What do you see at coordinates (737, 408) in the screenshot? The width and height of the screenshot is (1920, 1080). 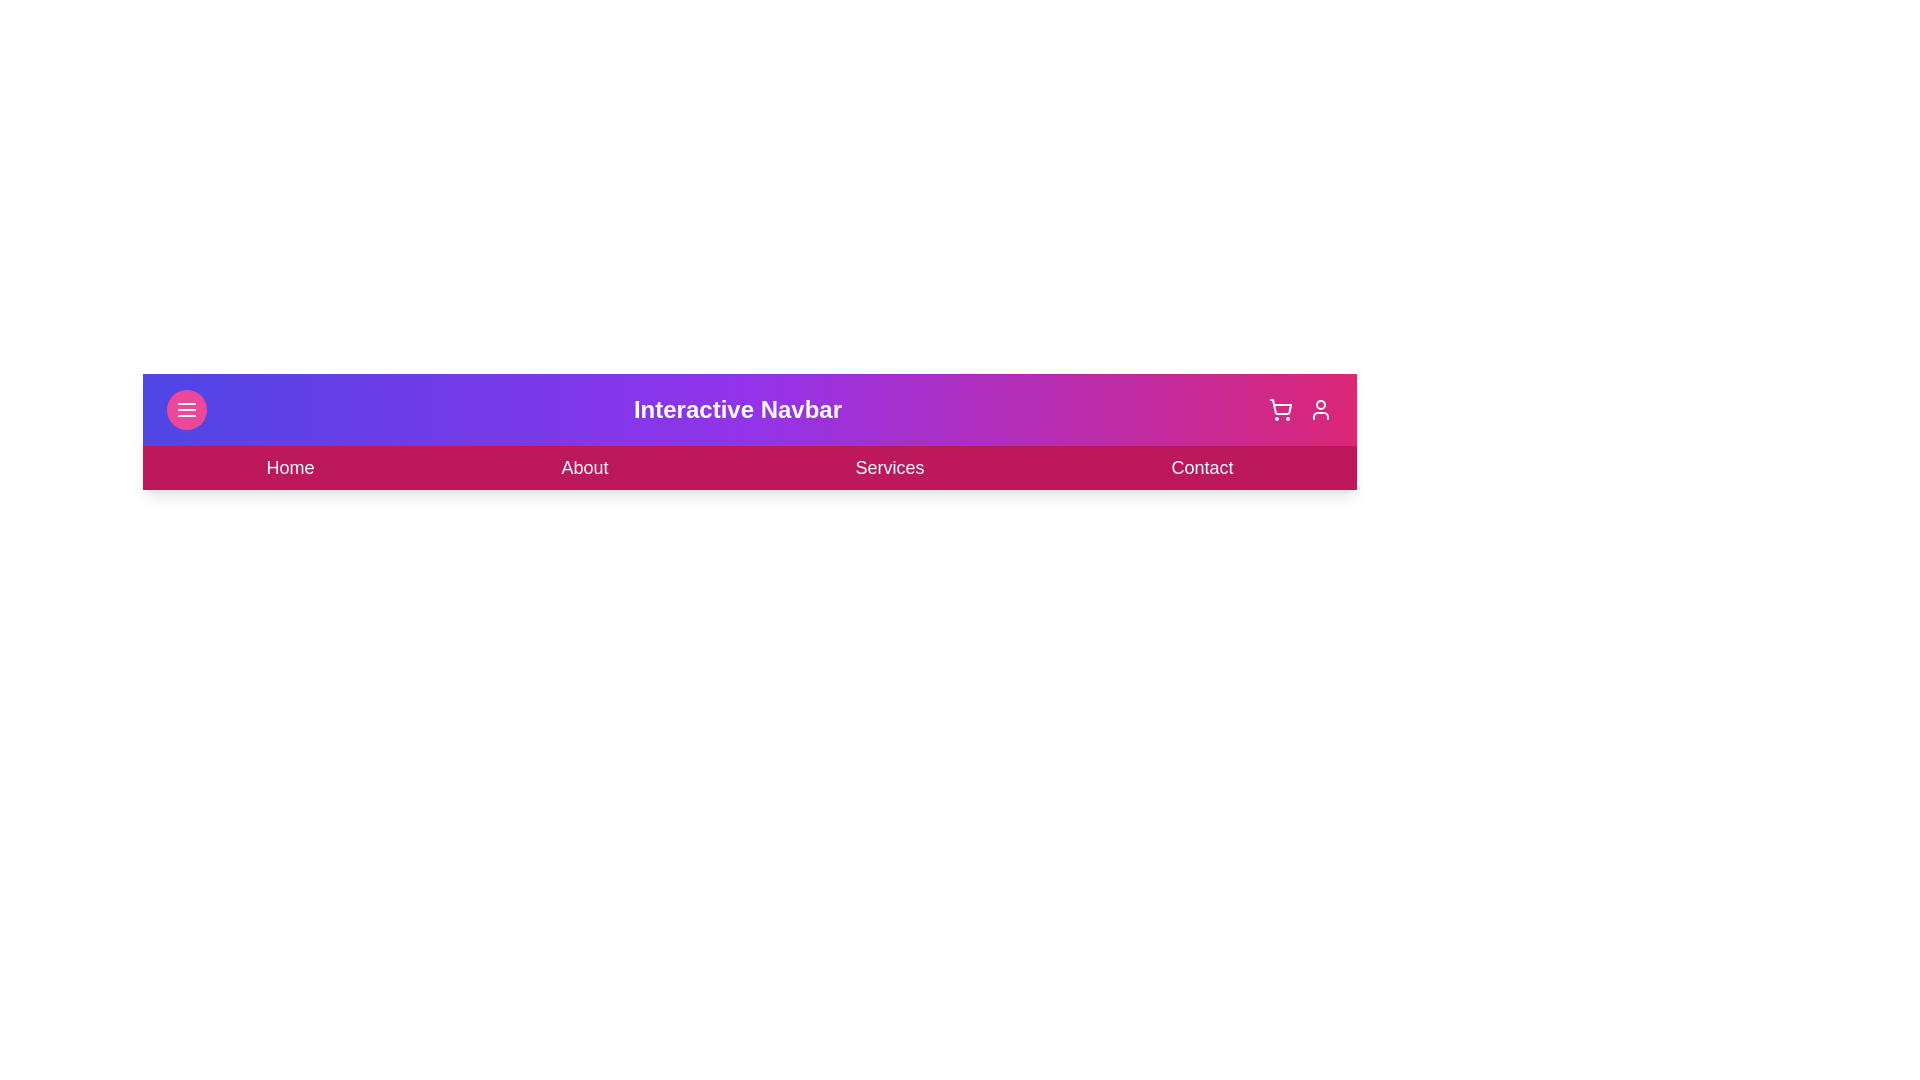 I see `the header text 'Interactive Navbar'` at bounding box center [737, 408].